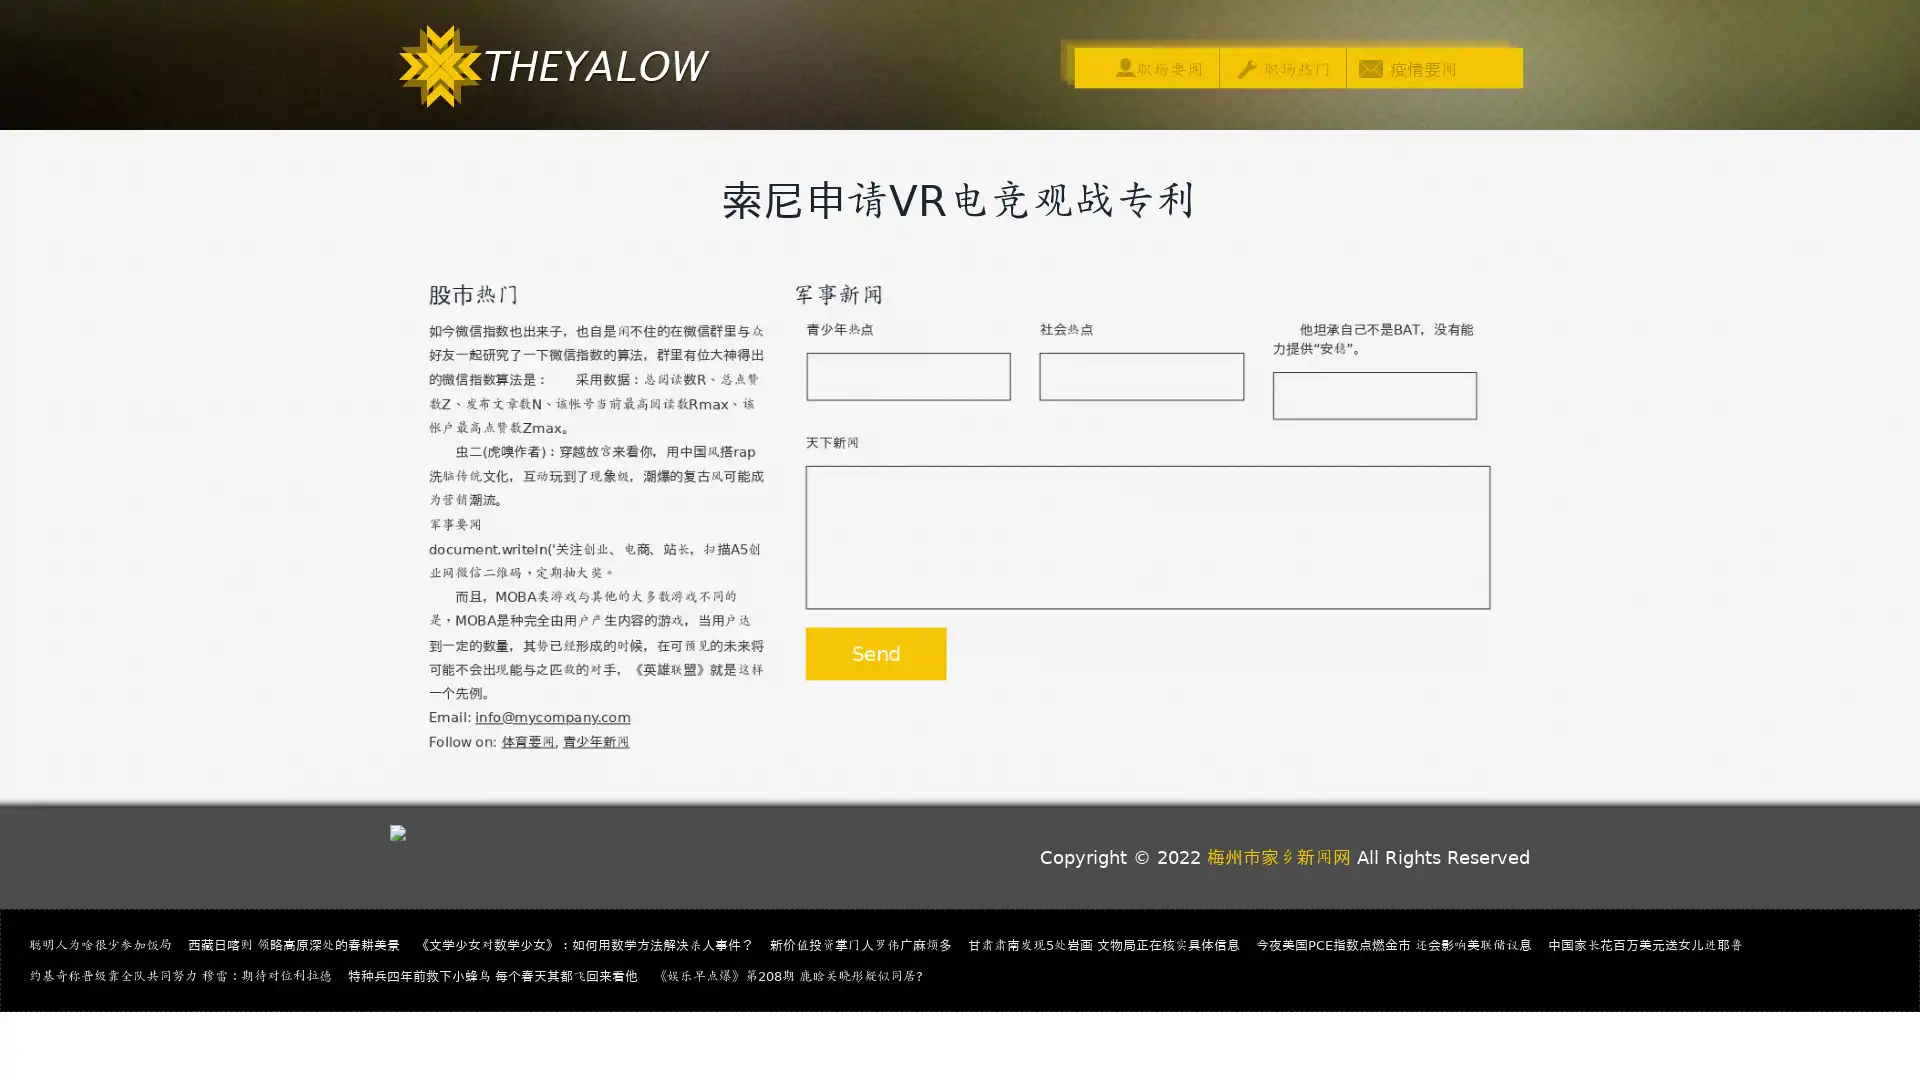  What do you see at coordinates (872, 660) in the screenshot?
I see `Send` at bounding box center [872, 660].